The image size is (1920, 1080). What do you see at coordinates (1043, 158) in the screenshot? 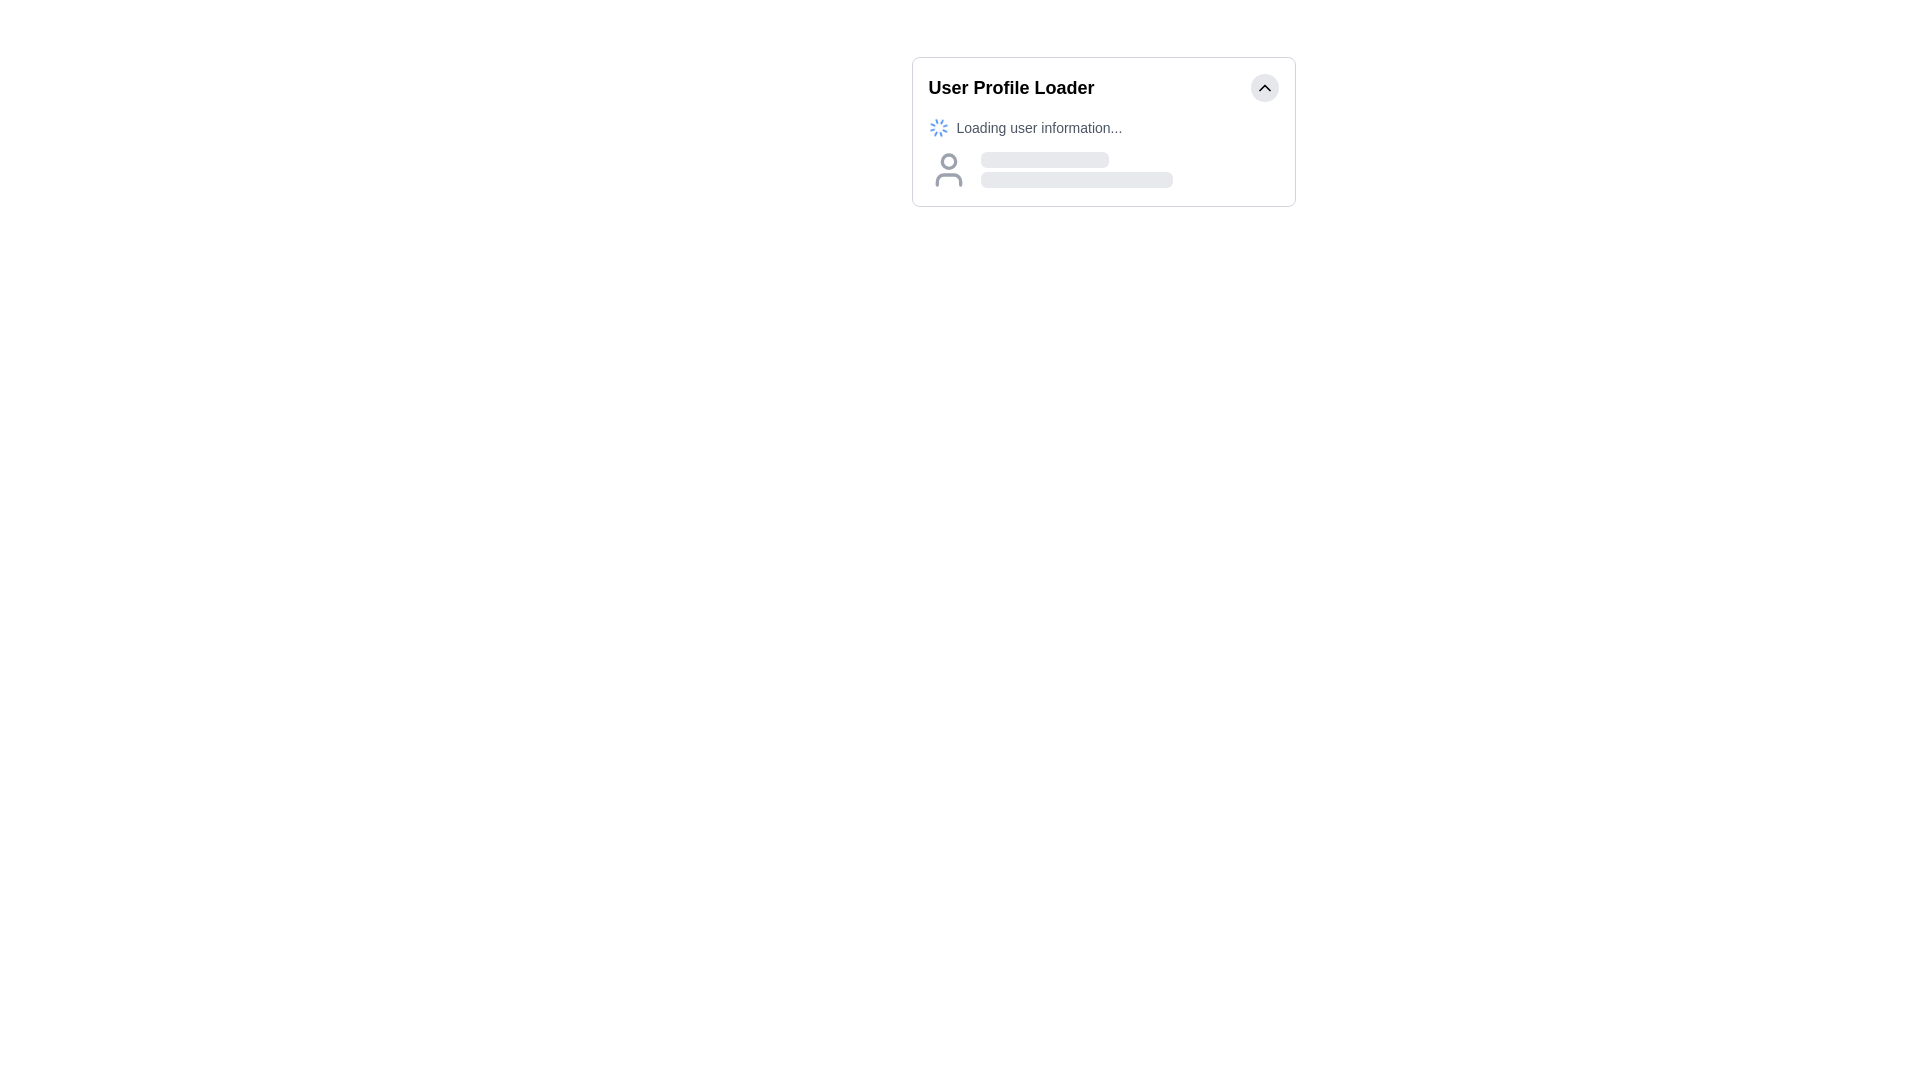
I see `the upper gray loading placeholder bar with rounded corners that indicates loading user information` at bounding box center [1043, 158].